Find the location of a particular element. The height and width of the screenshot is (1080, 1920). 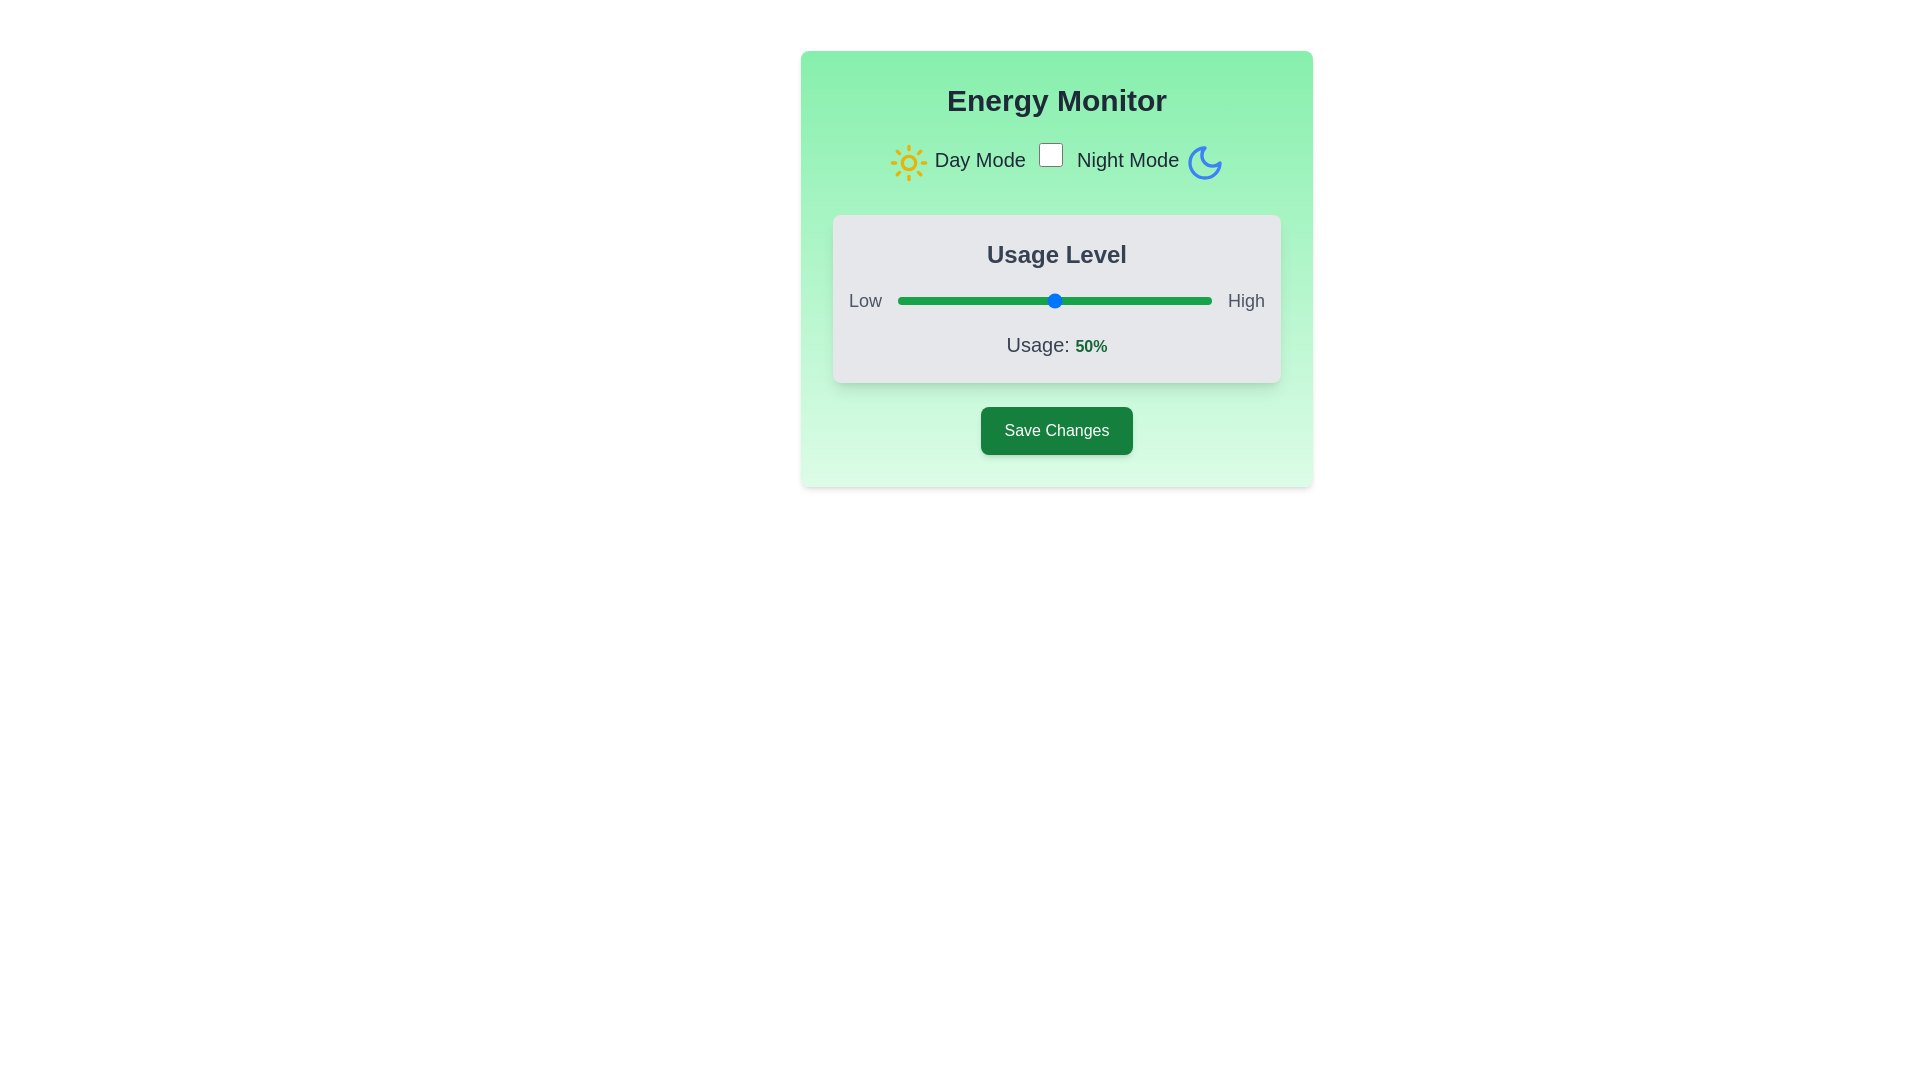

the slider is located at coordinates (1120, 300).